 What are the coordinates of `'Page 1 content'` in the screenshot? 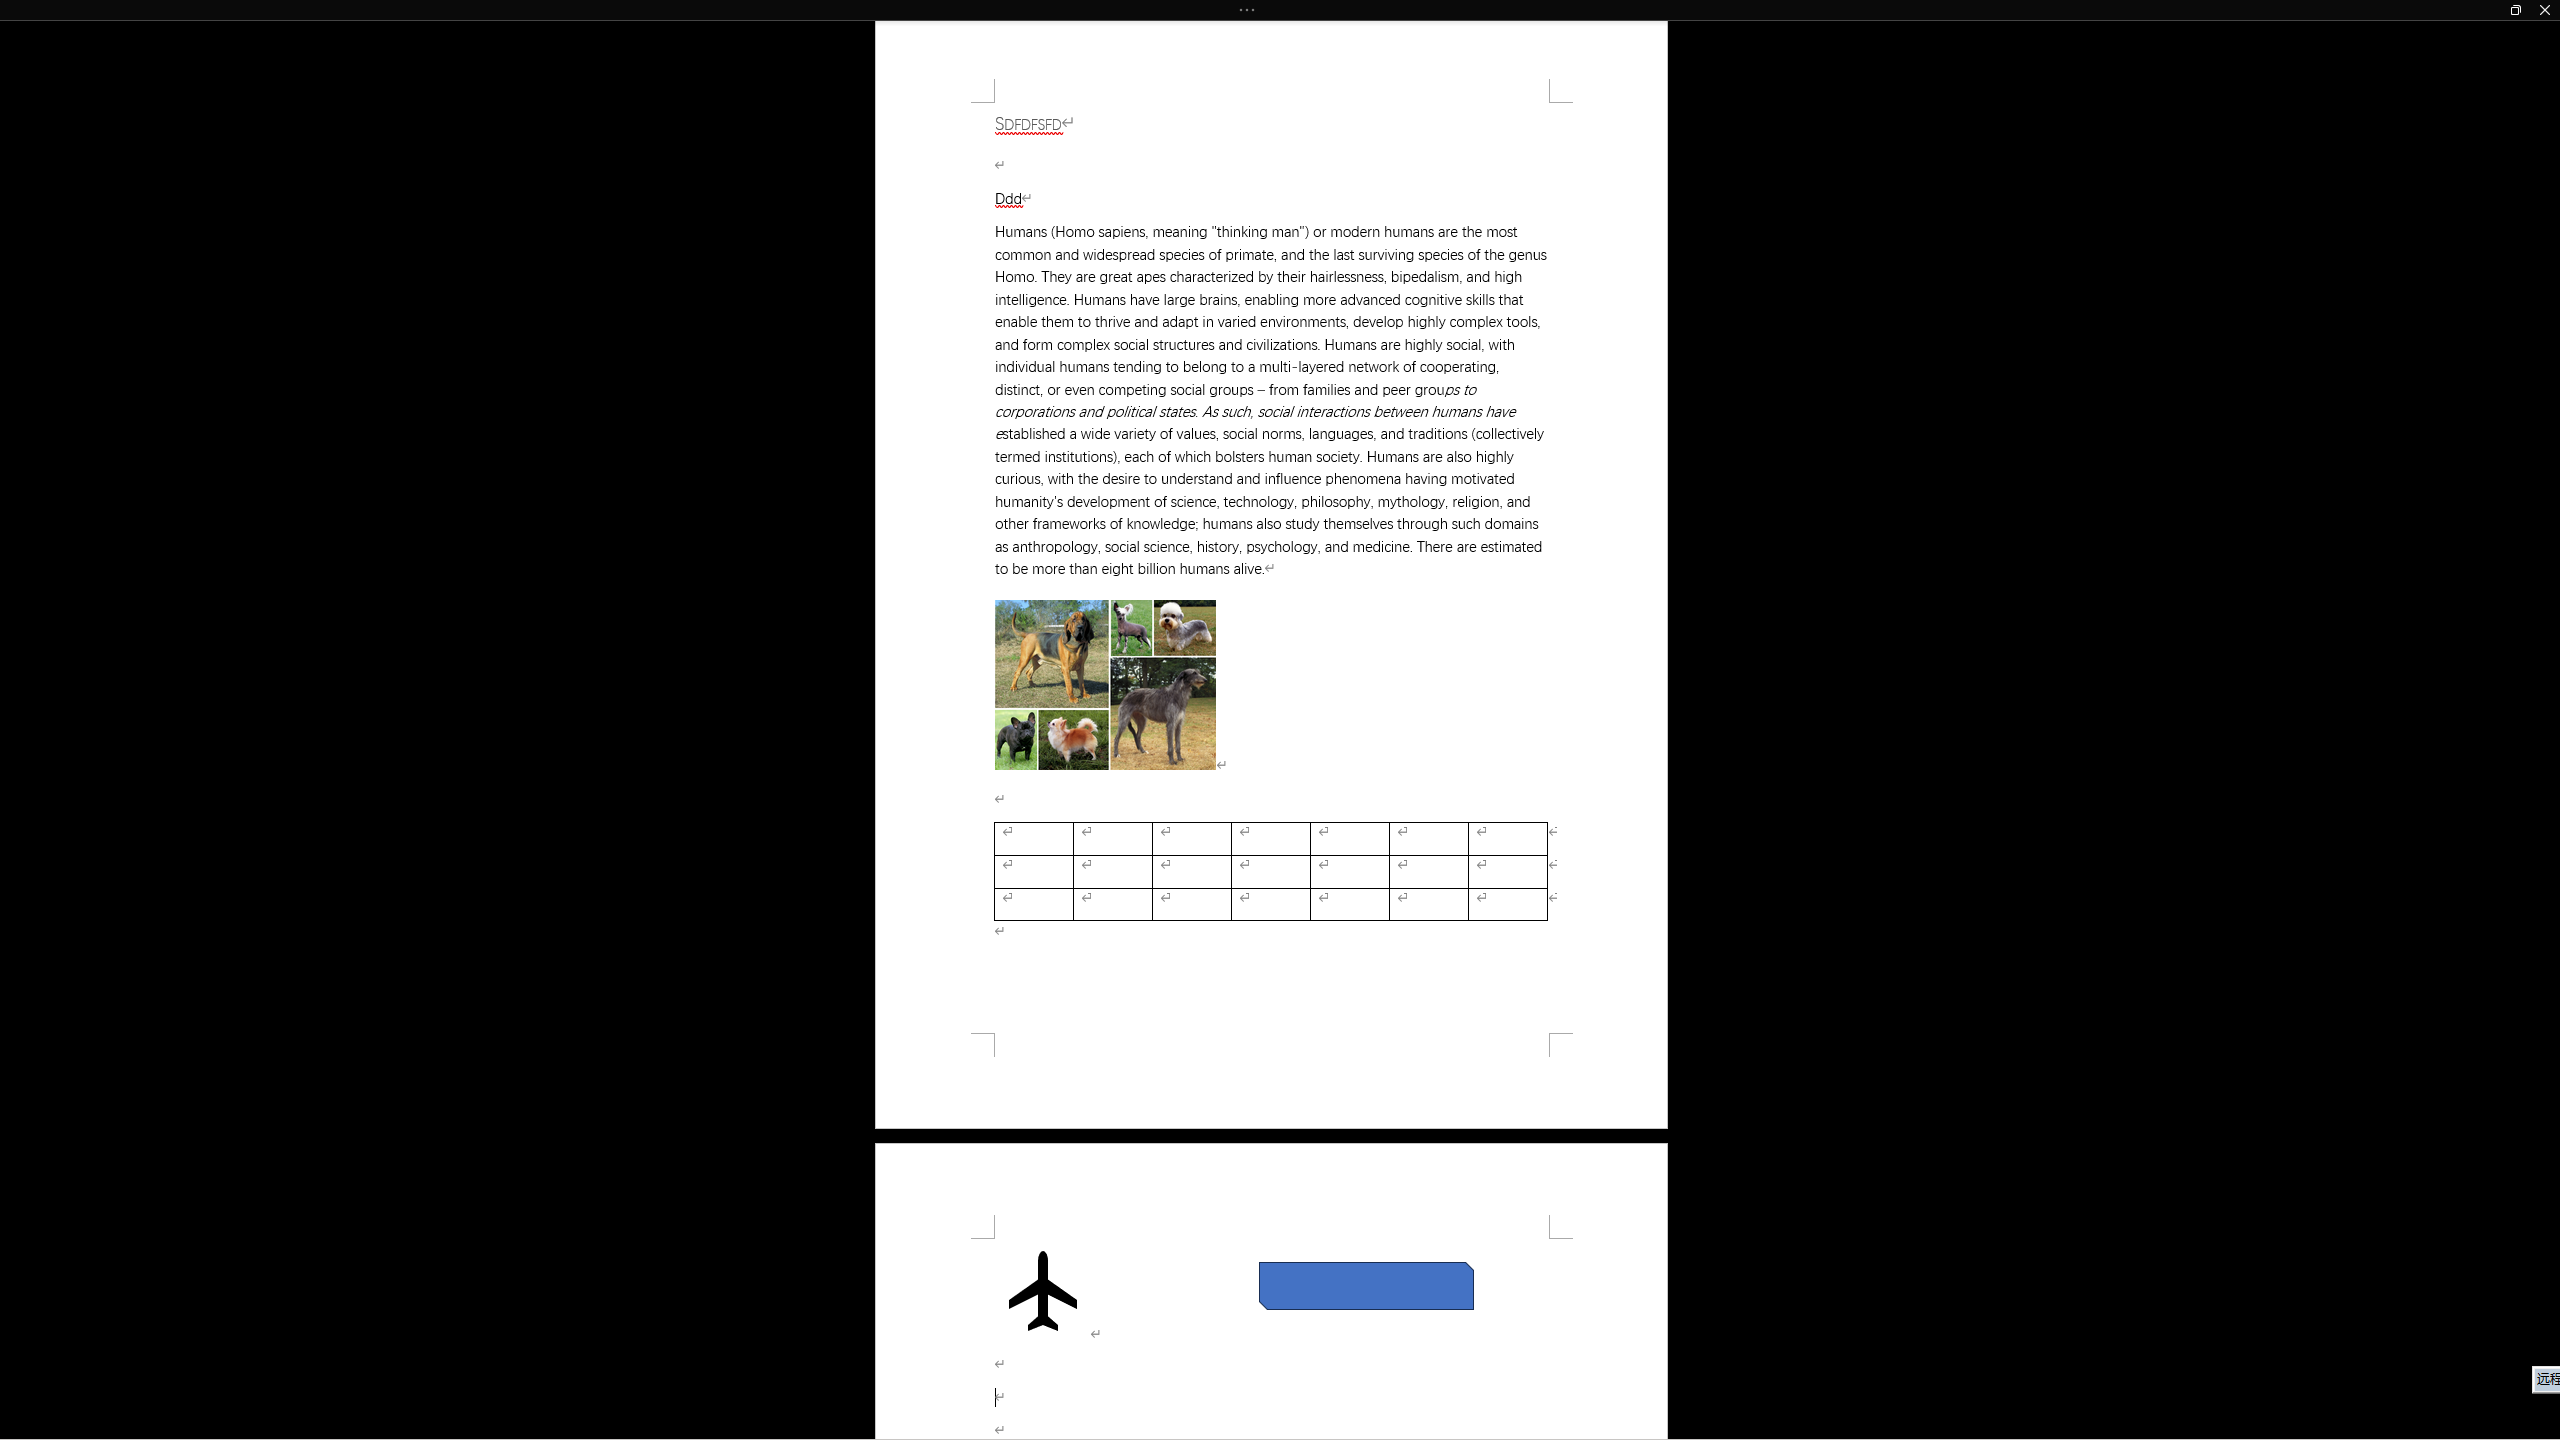 It's located at (1271, 567).